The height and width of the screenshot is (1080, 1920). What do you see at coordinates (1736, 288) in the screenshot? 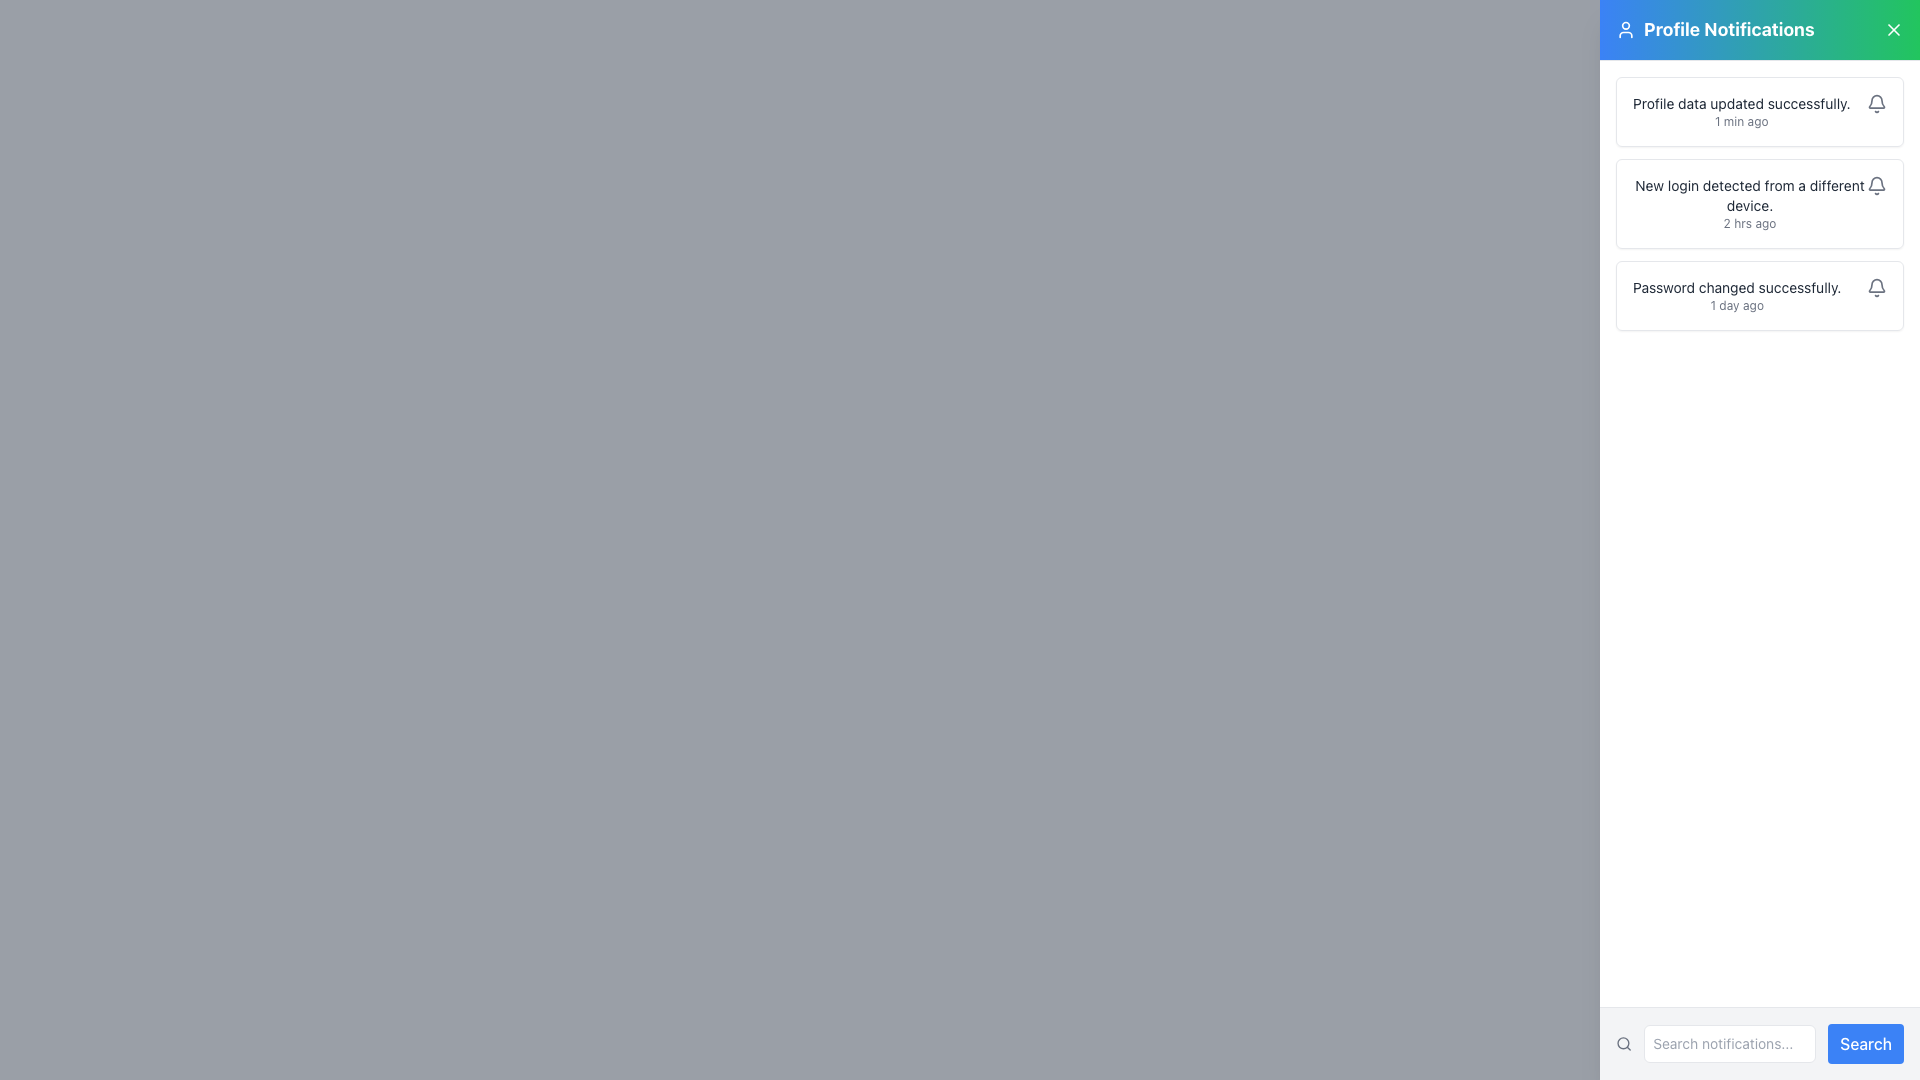
I see `informational text that indicates a successful password change, located above the text '1 day ago' in the third notification card` at bounding box center [1736, 288].